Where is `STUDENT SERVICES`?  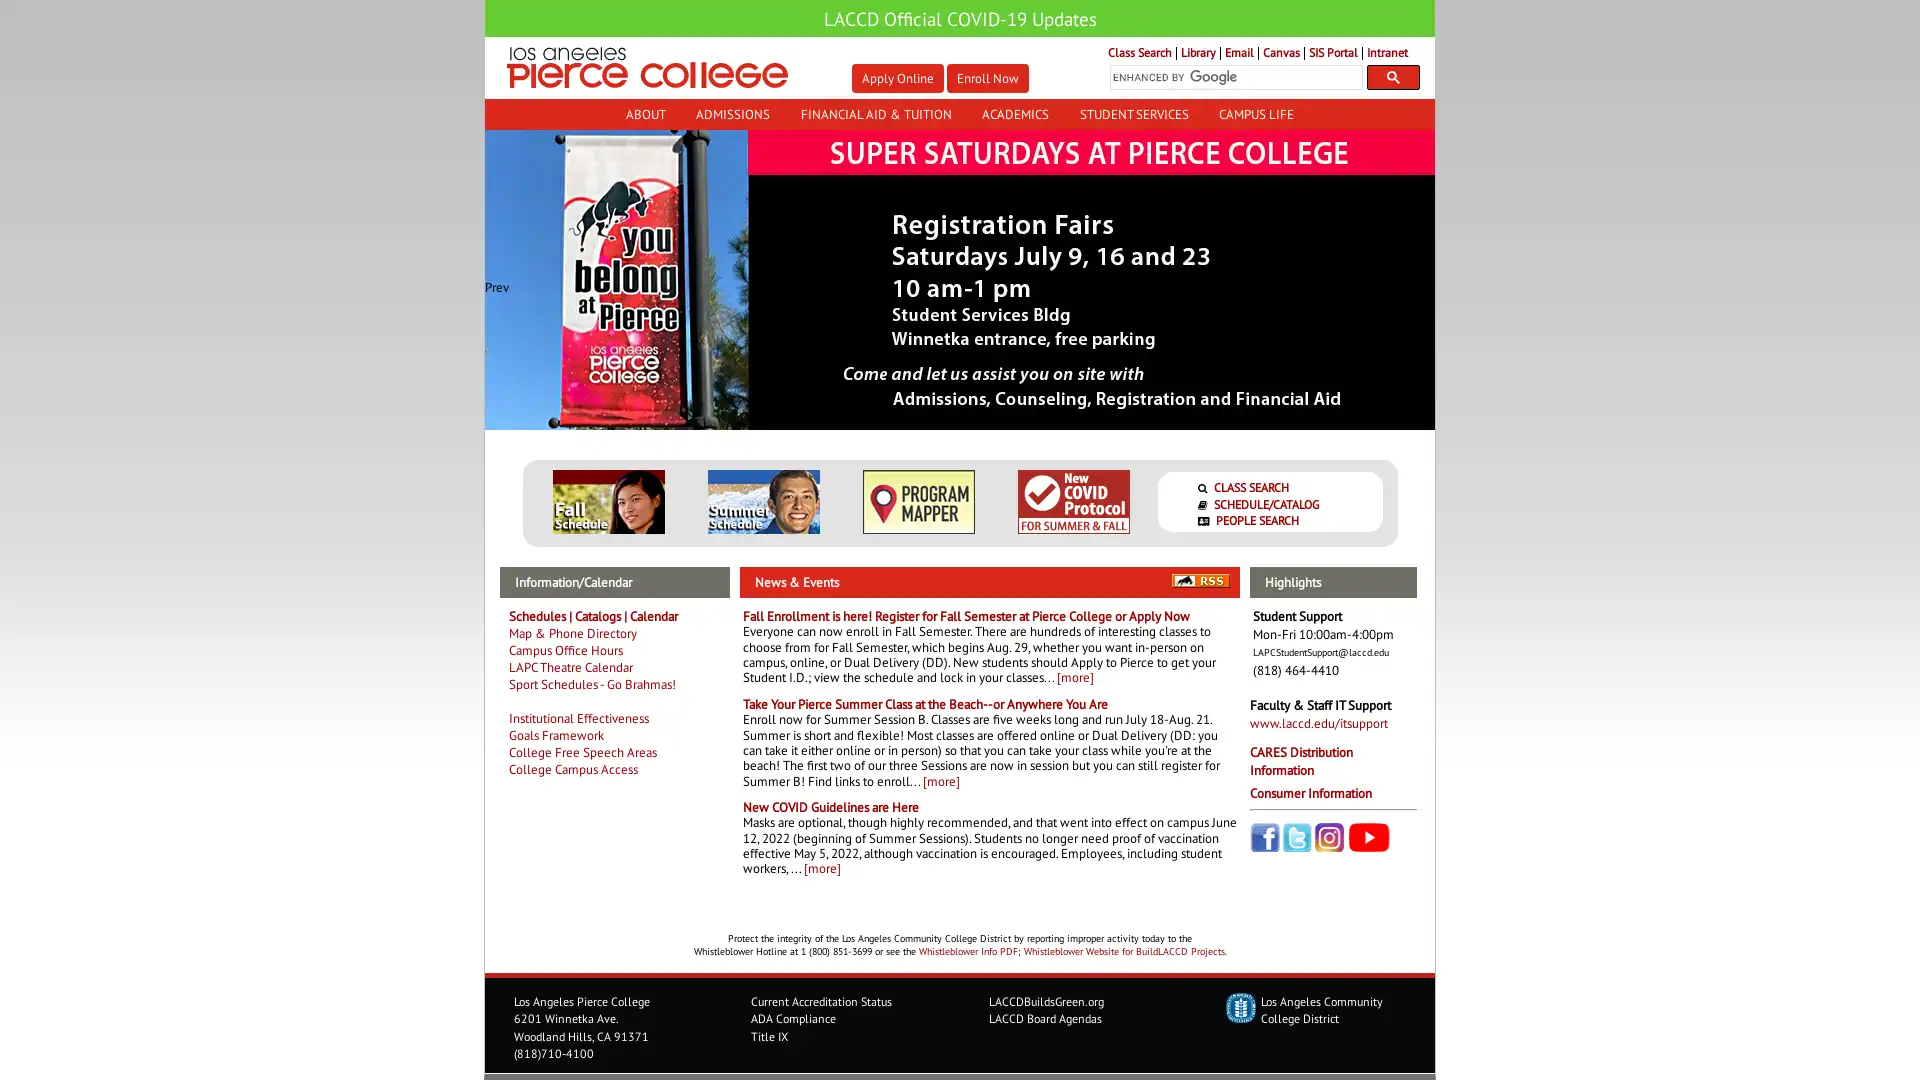
STUDENT SERVICES is located at coordinates (1133, 114).